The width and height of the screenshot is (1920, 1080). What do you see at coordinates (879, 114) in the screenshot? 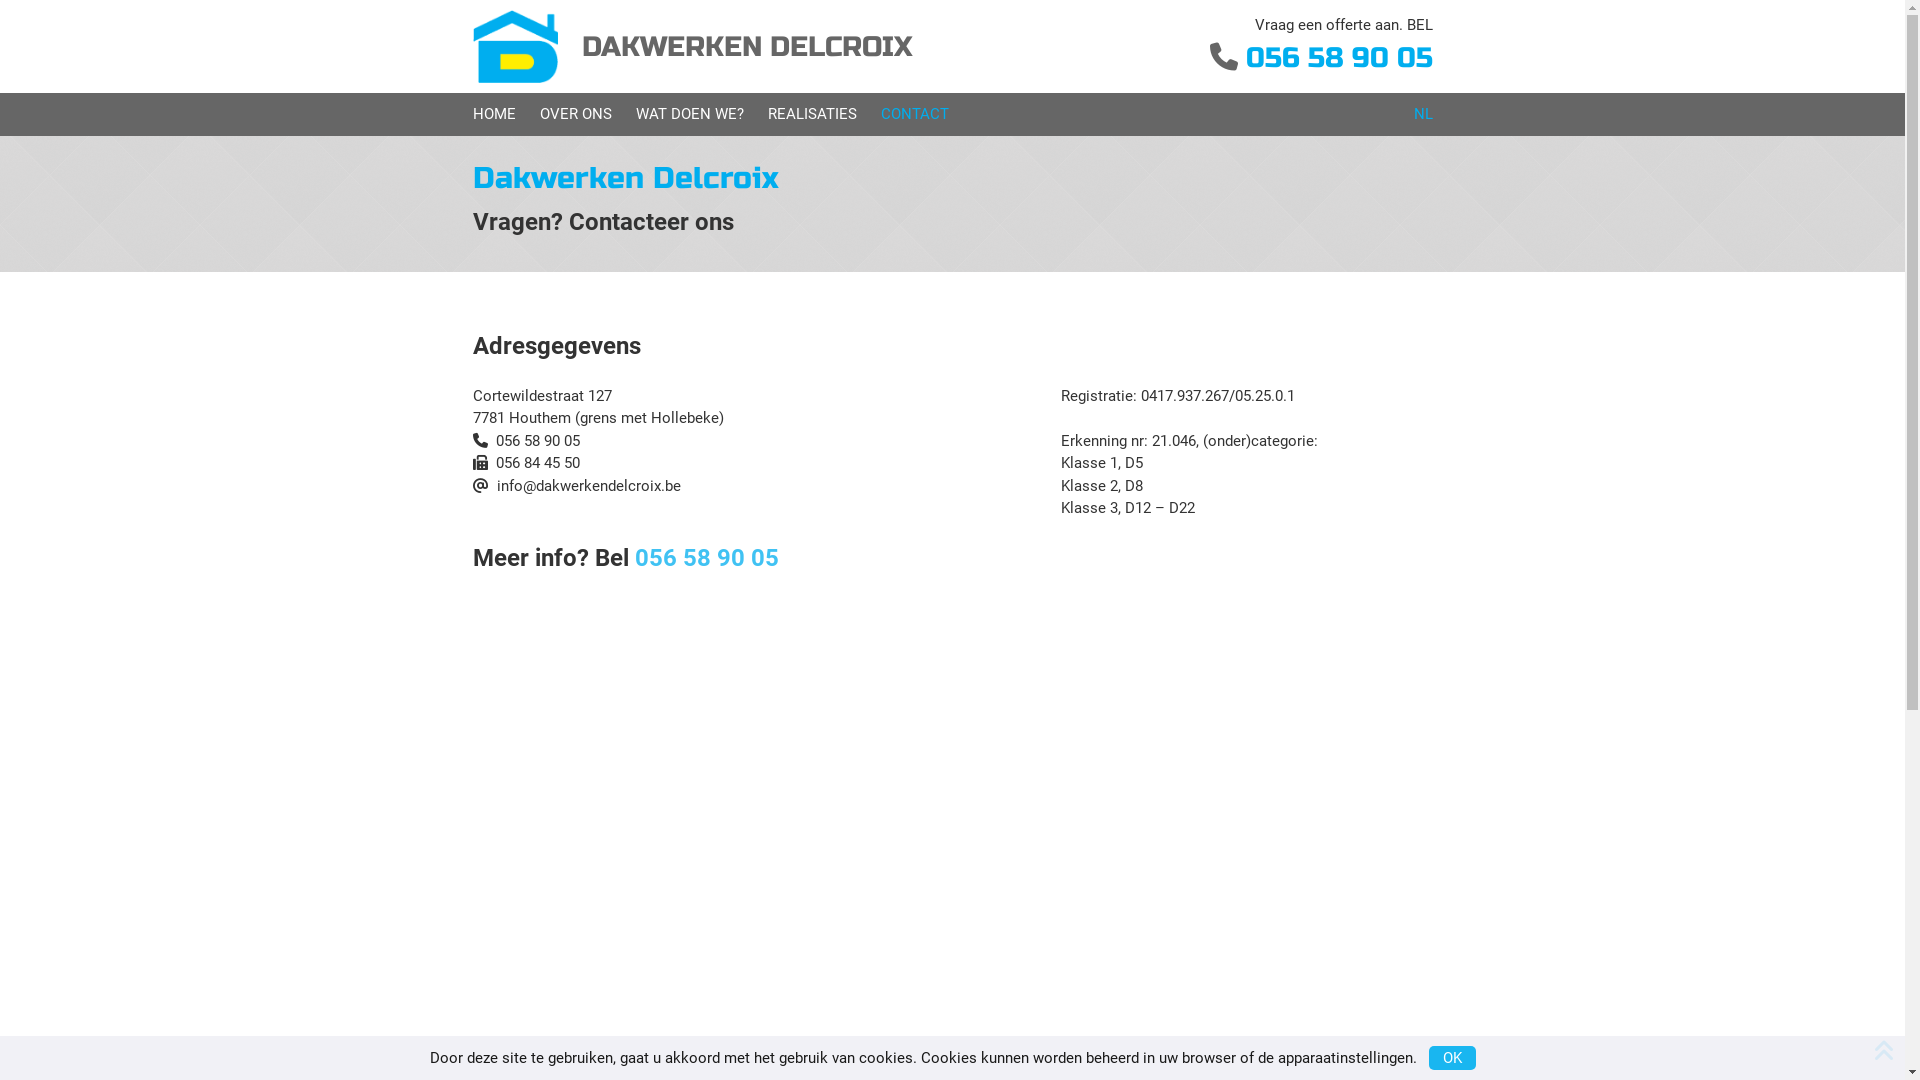
I see `'CONTACT'` at bounding box center [879, 114].